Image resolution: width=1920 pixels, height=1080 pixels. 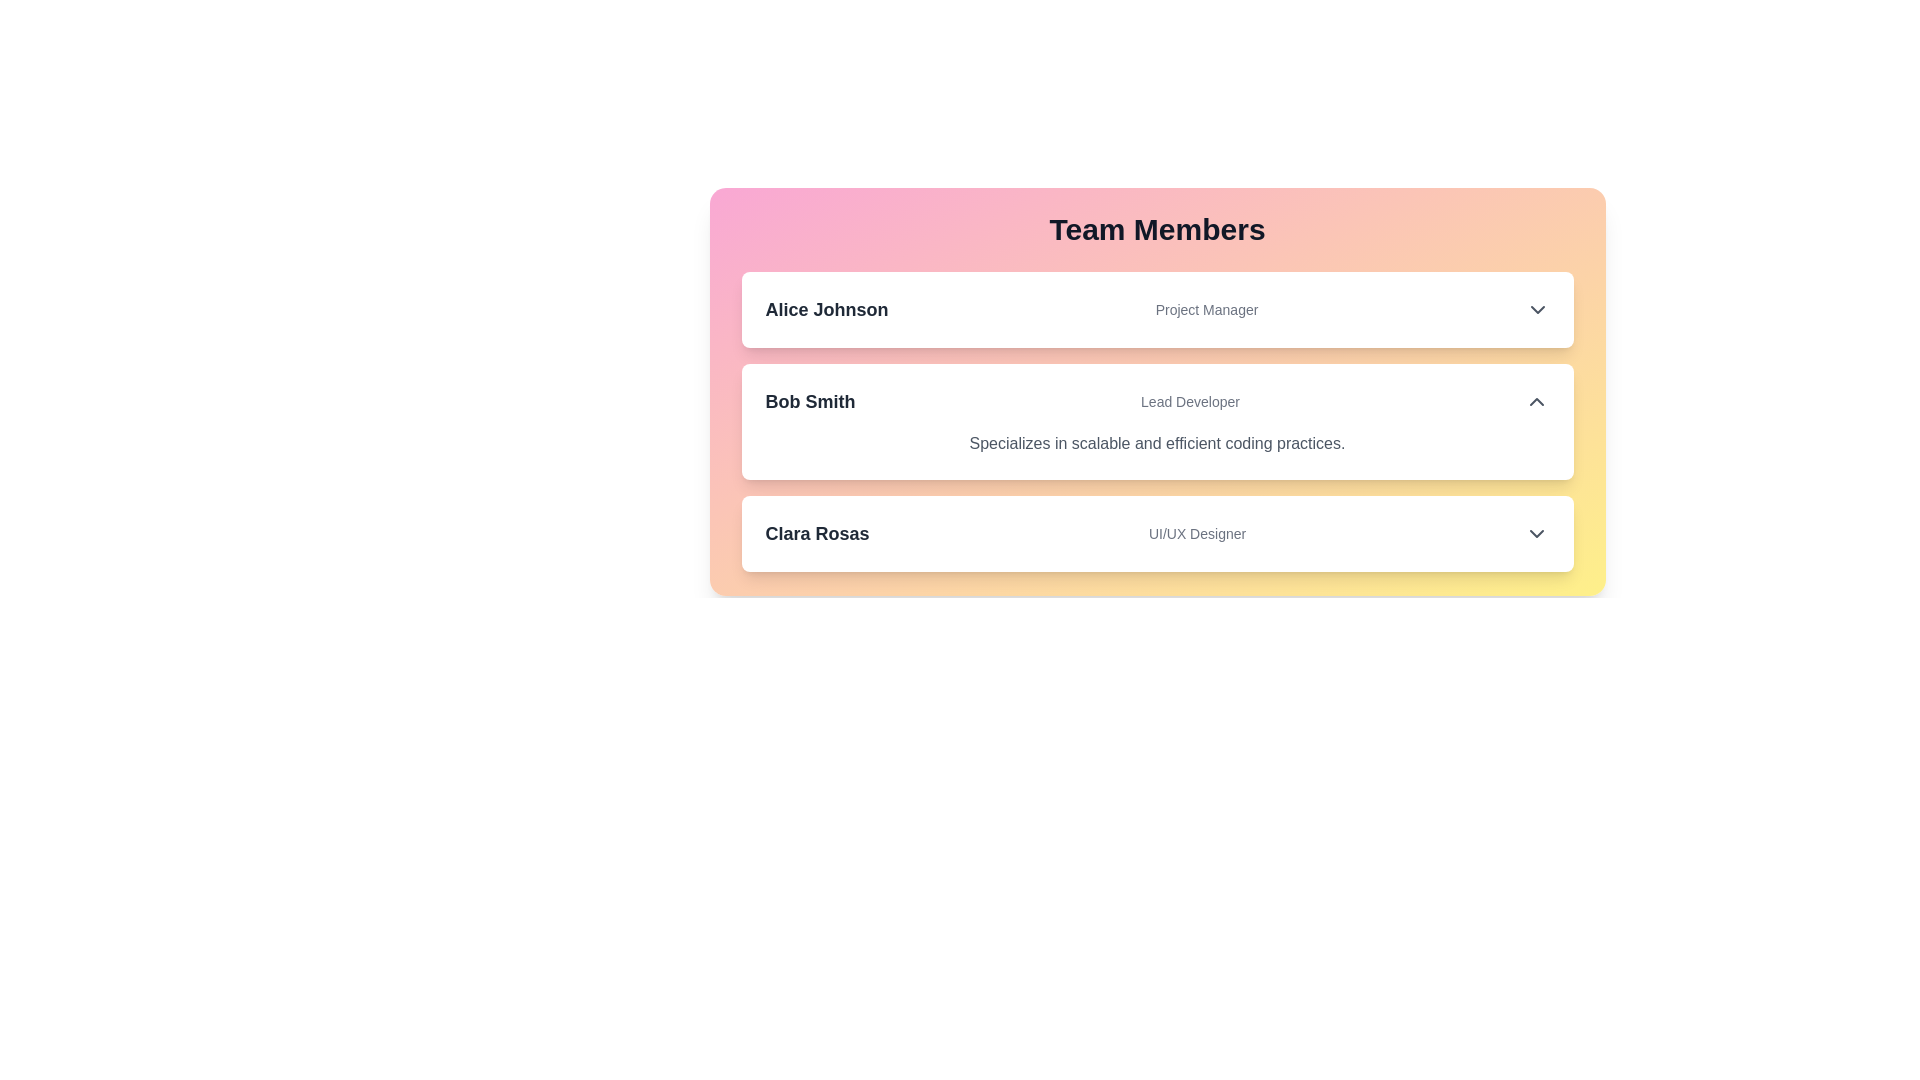 What do you see at coordinates (1536, 532) in the screenshot?
I see `toggle button for Clara Rosas to toggle their bio visibility` at bounding box center [1536, 532].